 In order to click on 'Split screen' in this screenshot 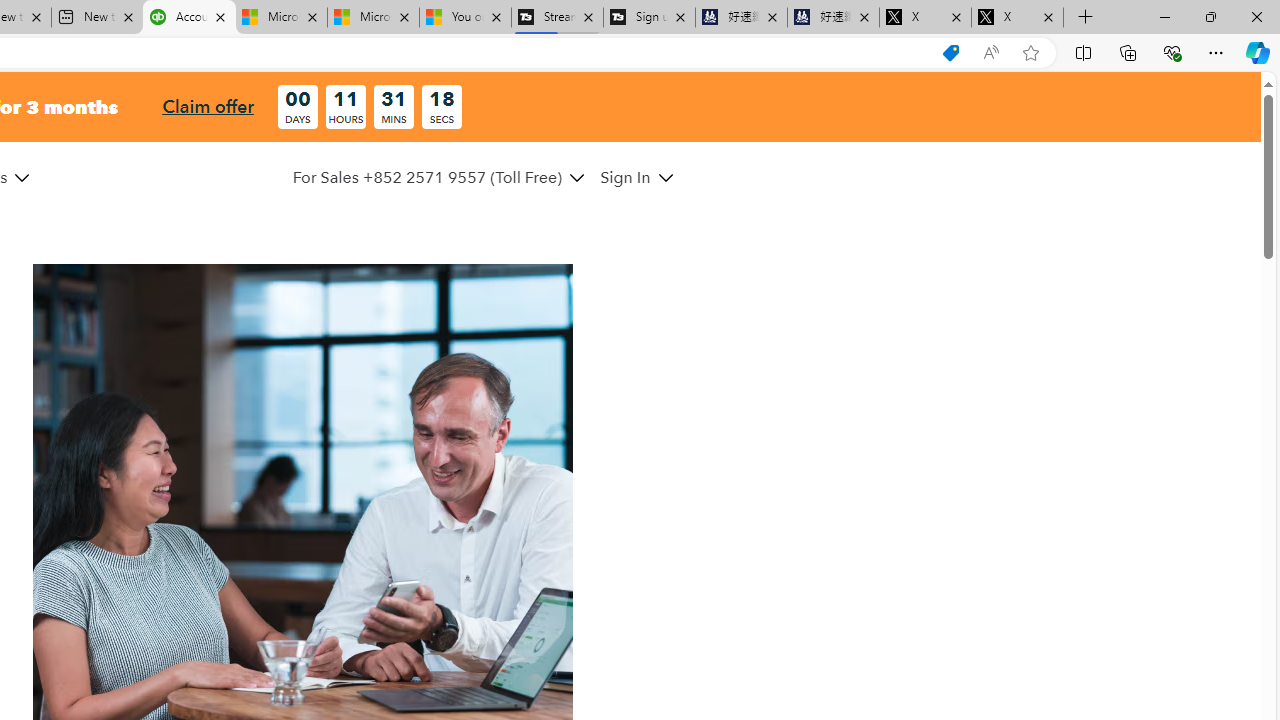, I will do `click(1082, 51)`.